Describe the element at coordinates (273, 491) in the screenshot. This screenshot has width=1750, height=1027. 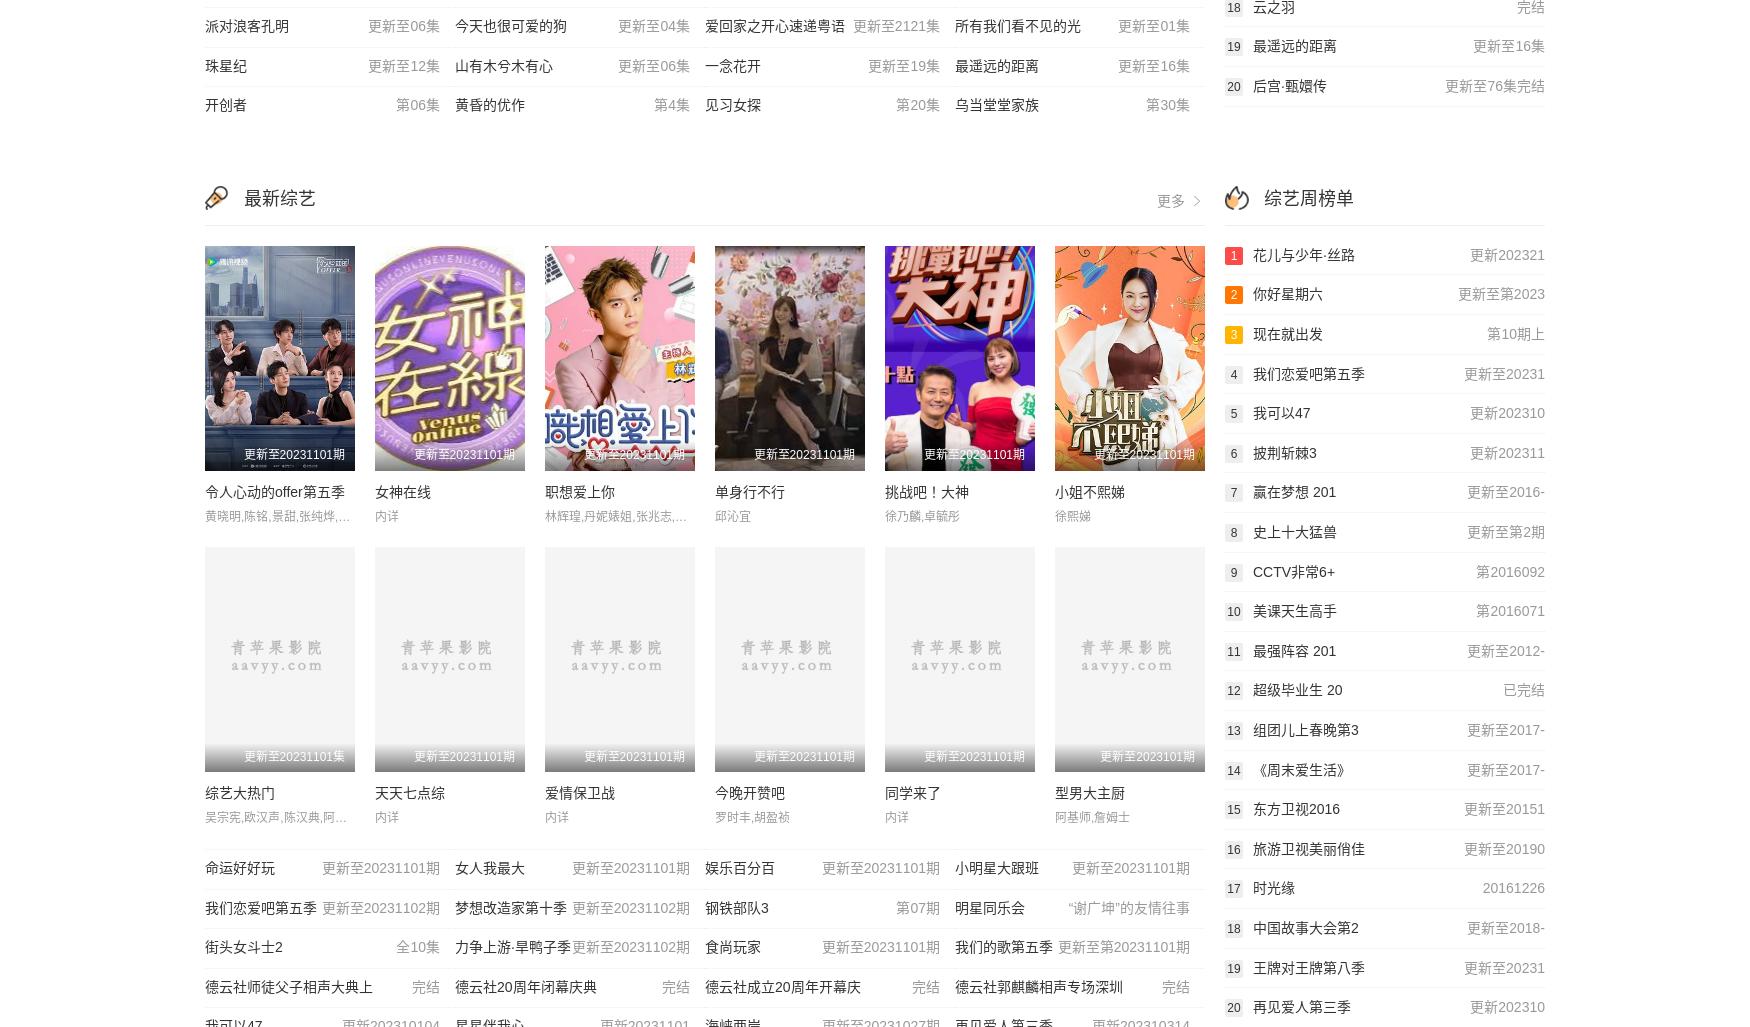
I see `'令人心动的offer第五季'` at that location.